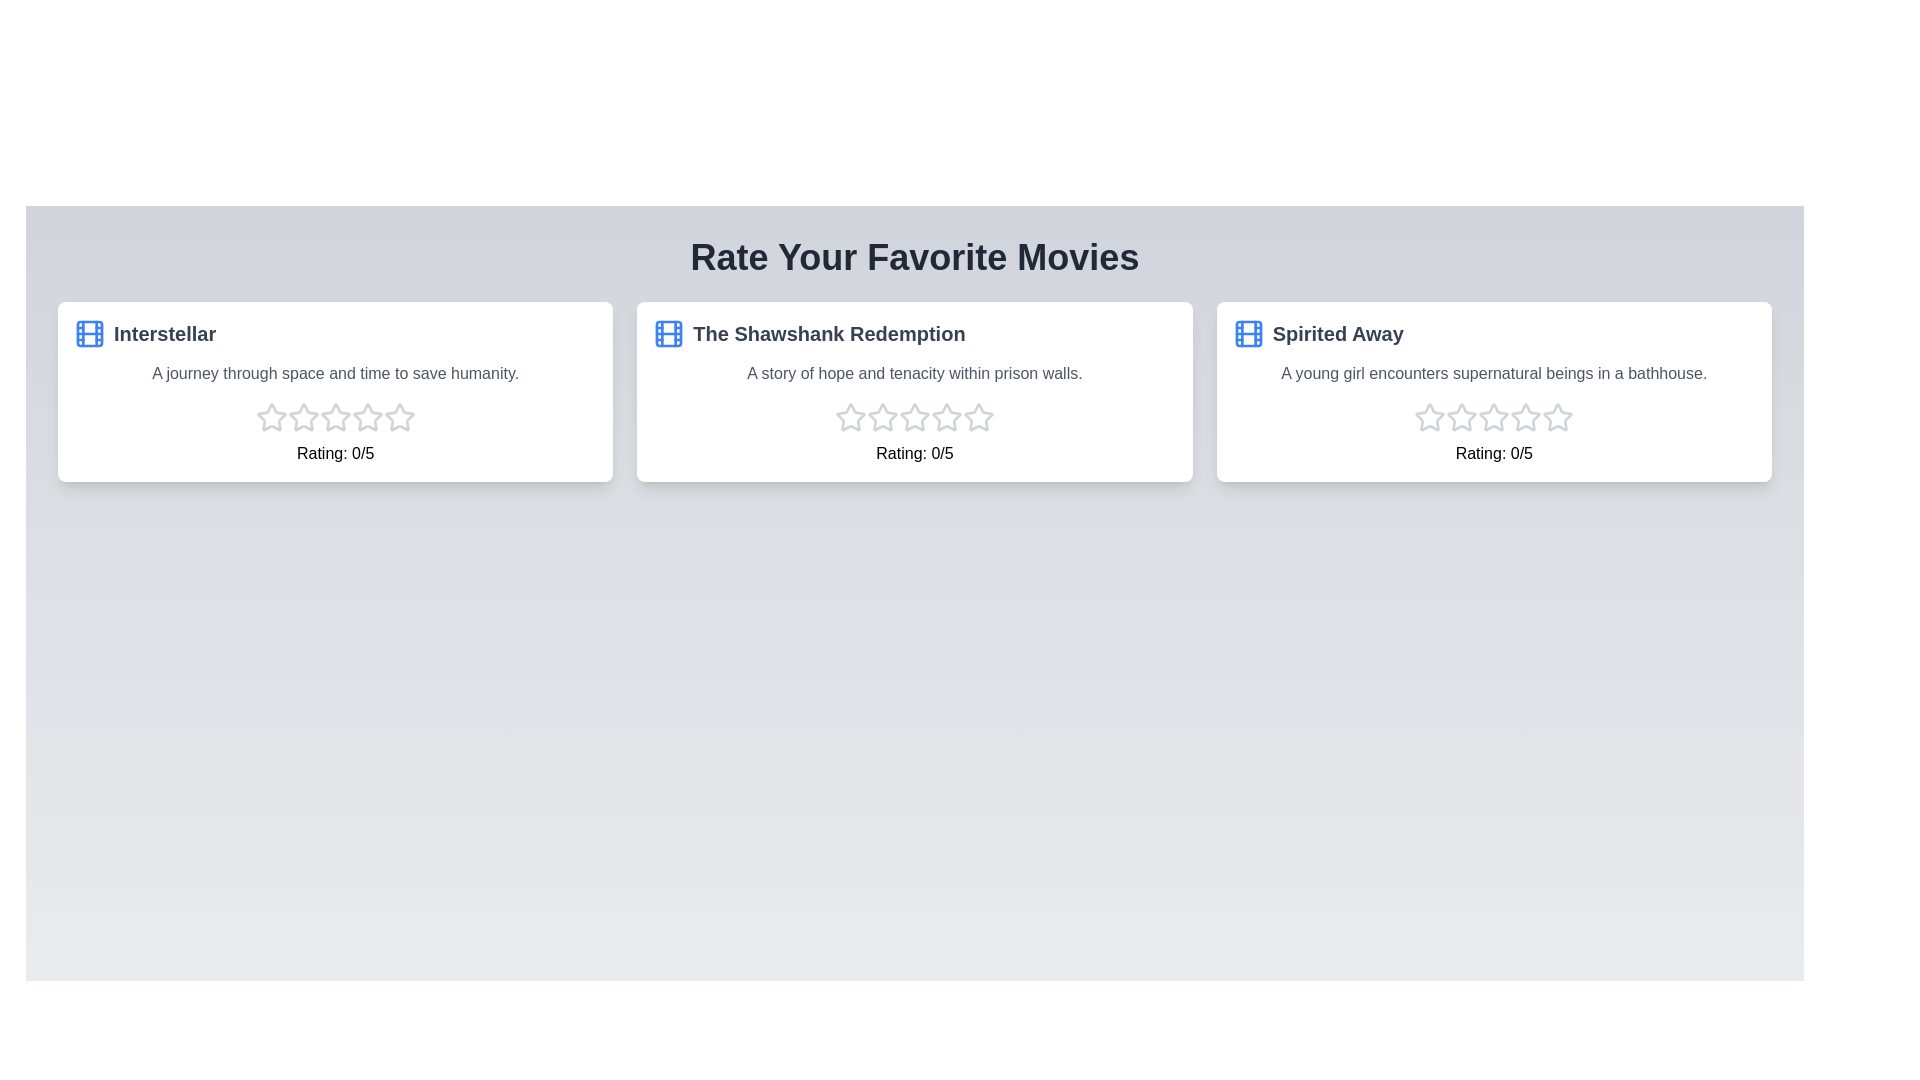 The image size is (1920, 1080). What do you see at coordinates (1493, 374) in the screenshot?
I see `the synopsis of the movie Spirited Away` at bounding box center [1493, 374].